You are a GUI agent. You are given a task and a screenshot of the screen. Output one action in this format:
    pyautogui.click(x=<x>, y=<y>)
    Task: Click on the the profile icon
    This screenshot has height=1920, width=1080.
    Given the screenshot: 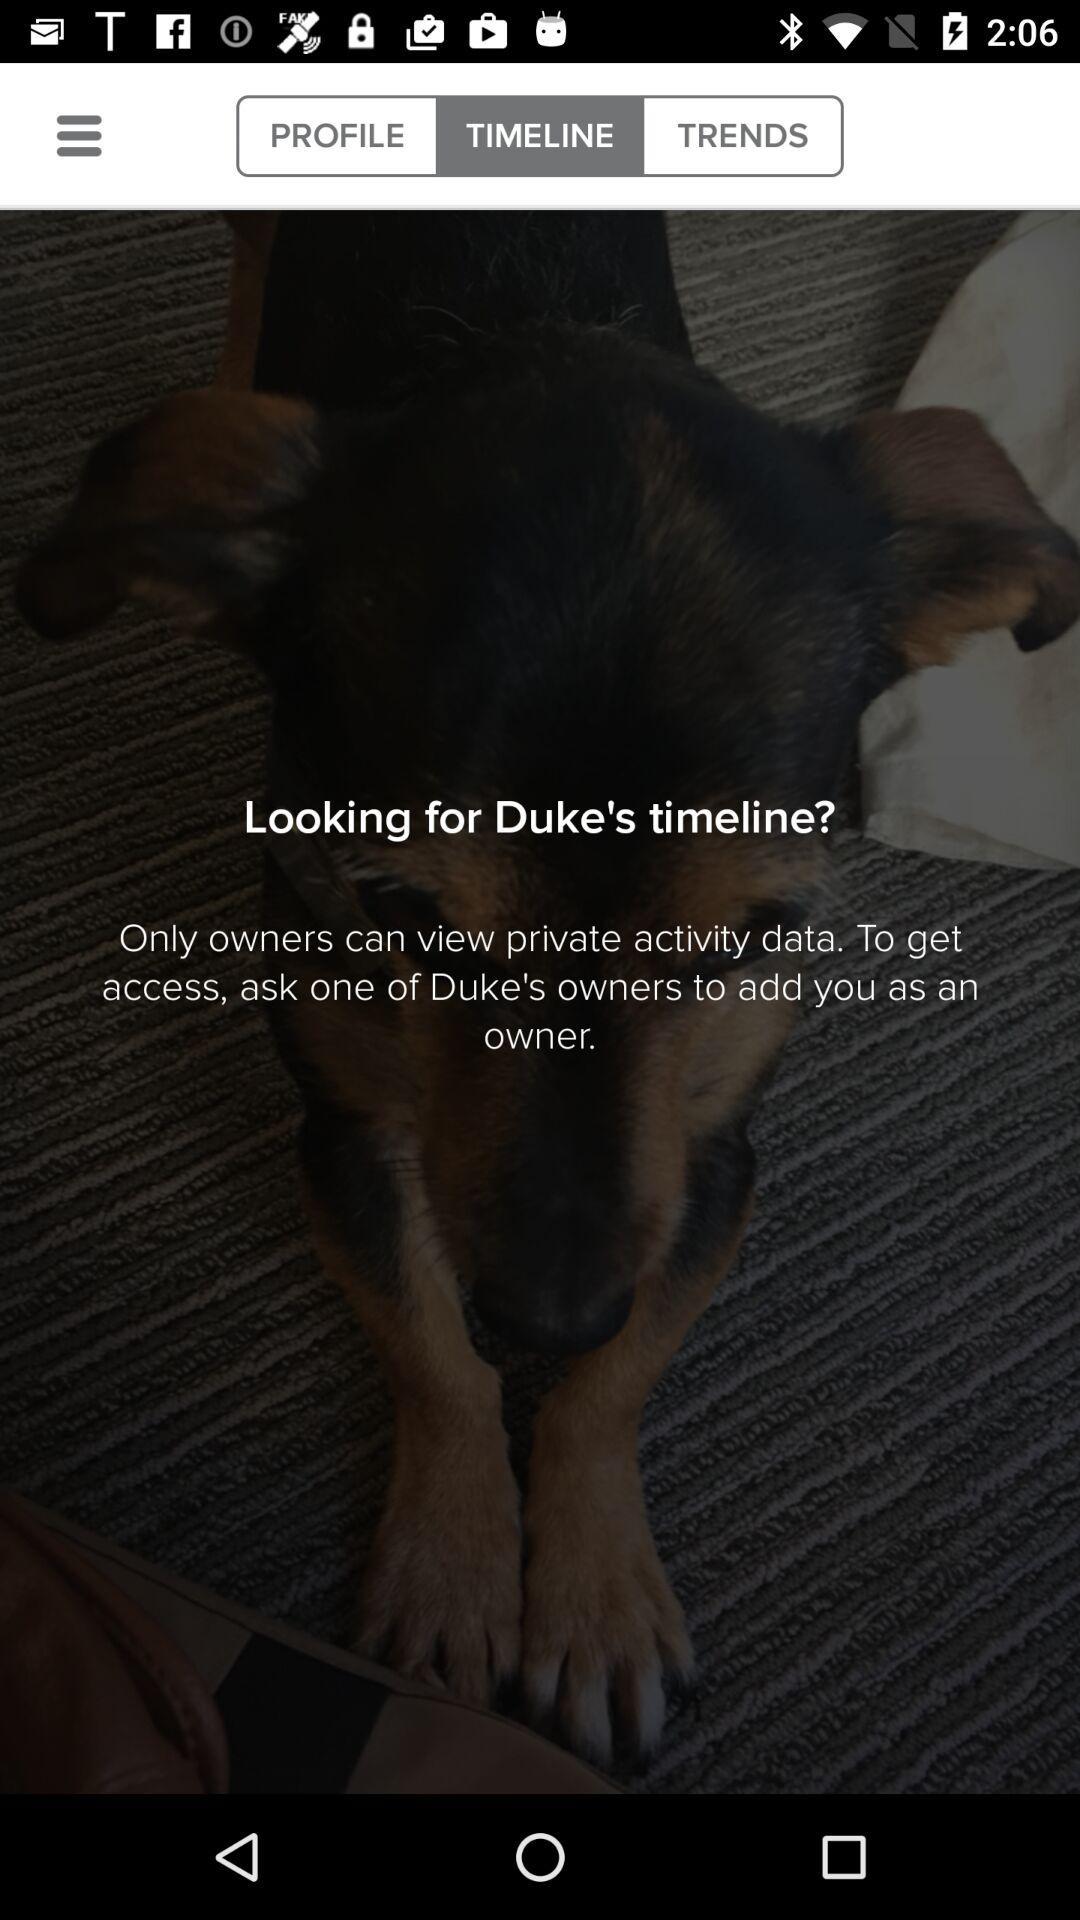 What is the action you would take?
    pyautogui.click(x=336, y=135)
    